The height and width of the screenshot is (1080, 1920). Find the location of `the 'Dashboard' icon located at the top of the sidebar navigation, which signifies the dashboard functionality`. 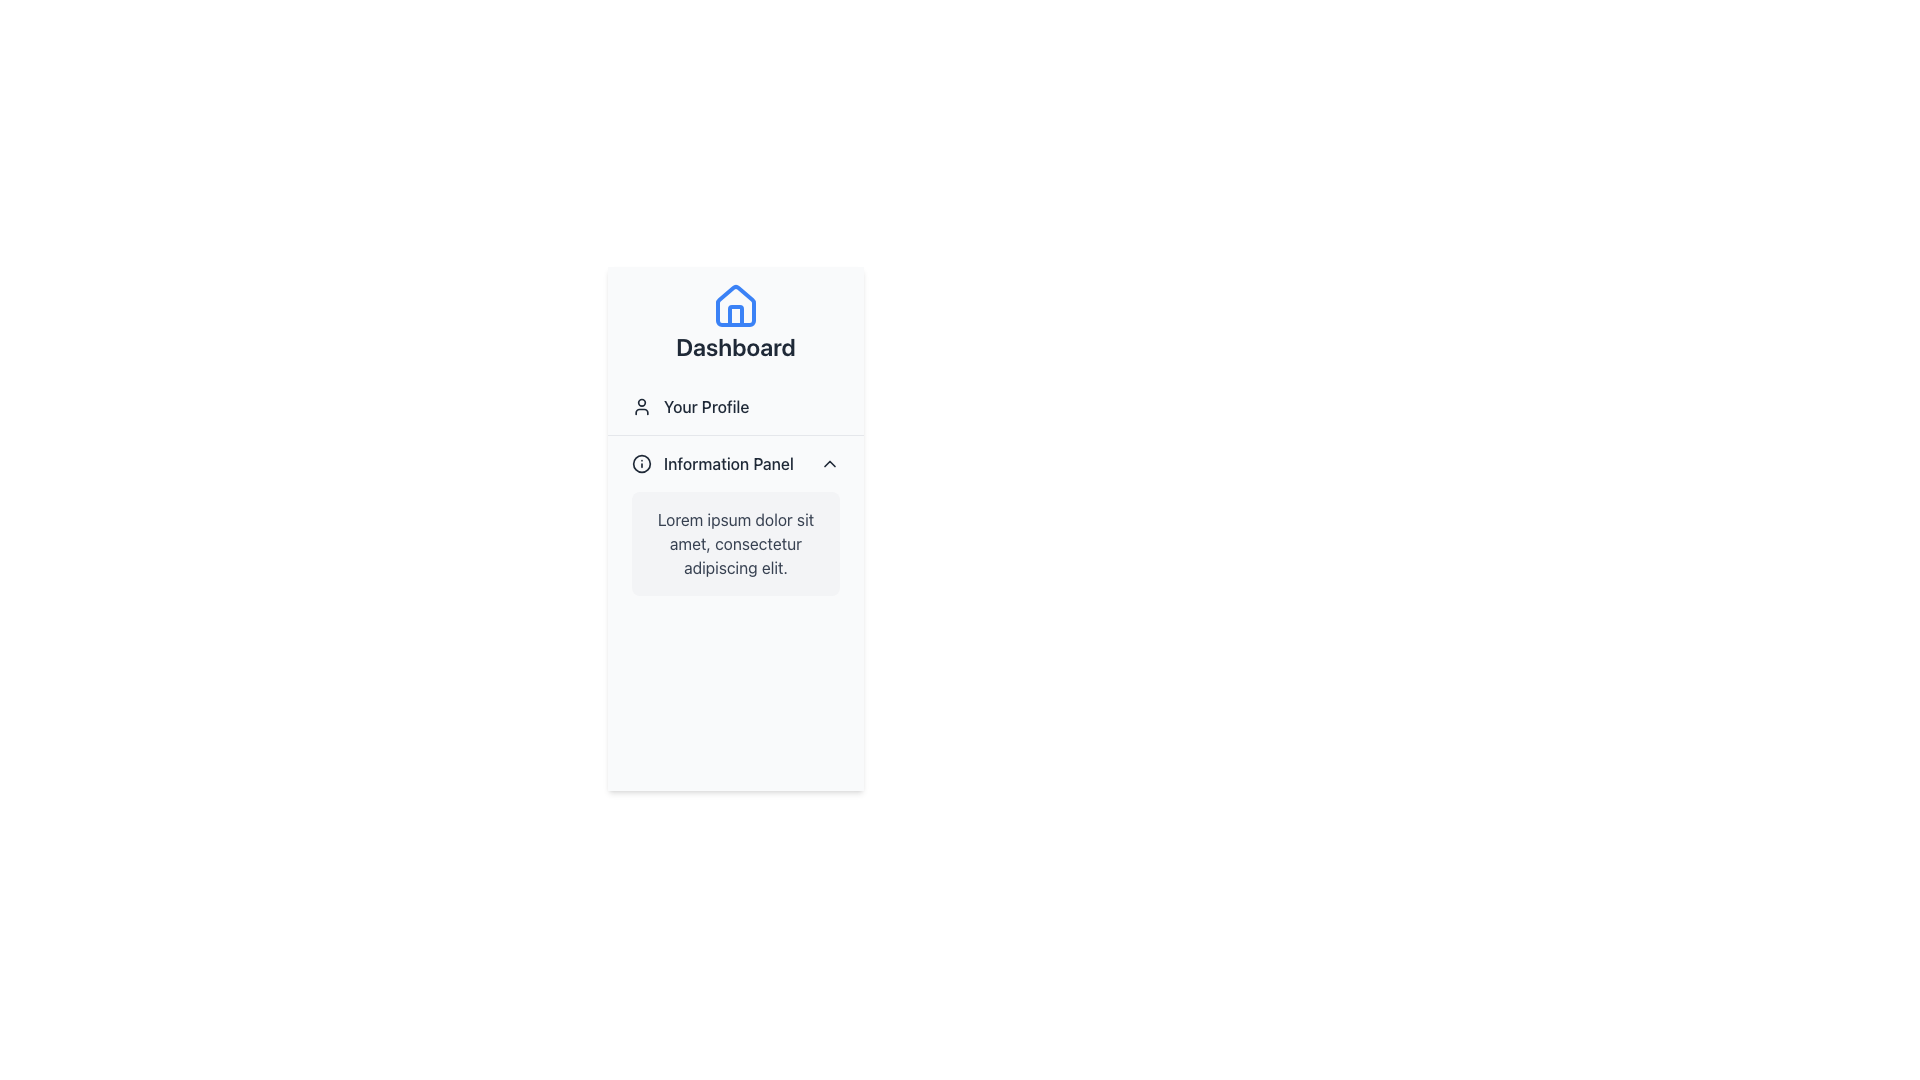

the 'Dashboard' icon located at the top of the sidebar navigation, which signifies the dashboard functionality is located at coordinates (734, 305).